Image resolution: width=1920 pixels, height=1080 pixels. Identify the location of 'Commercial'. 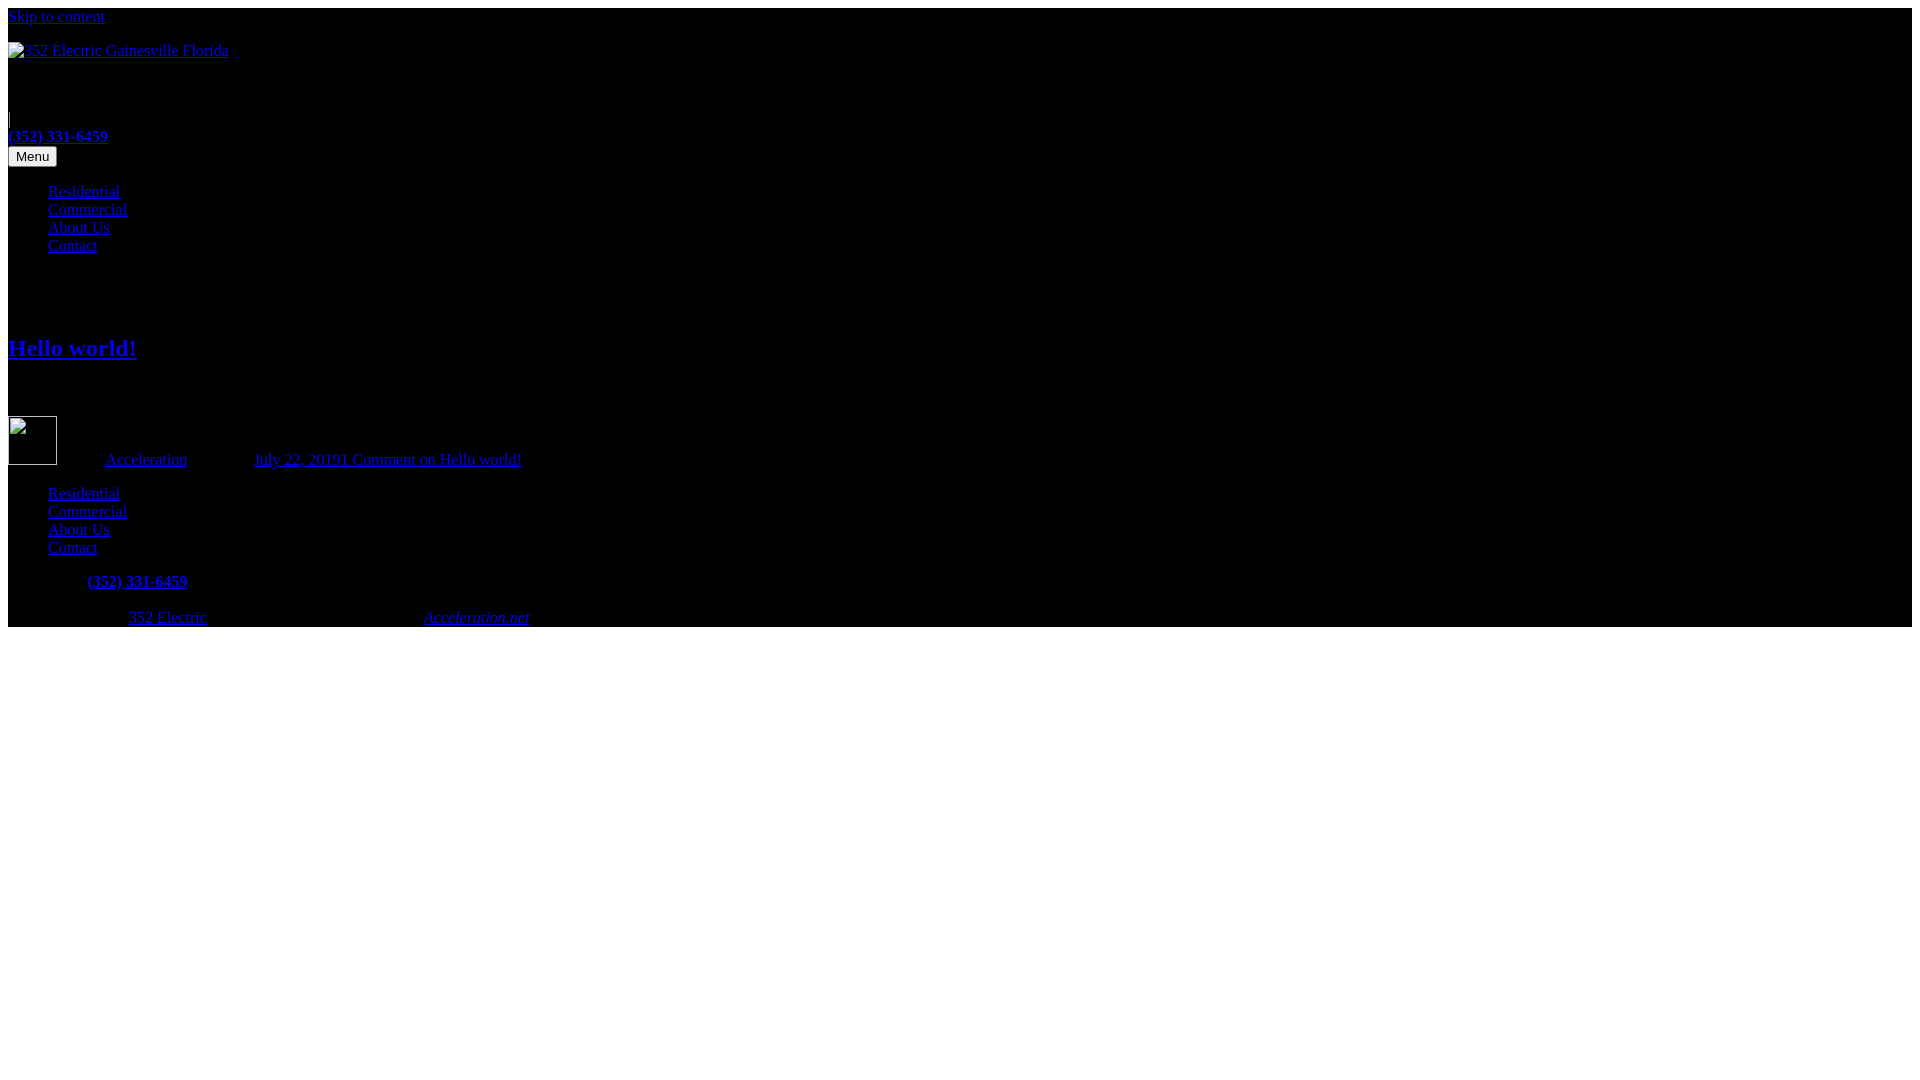
(86, 510).